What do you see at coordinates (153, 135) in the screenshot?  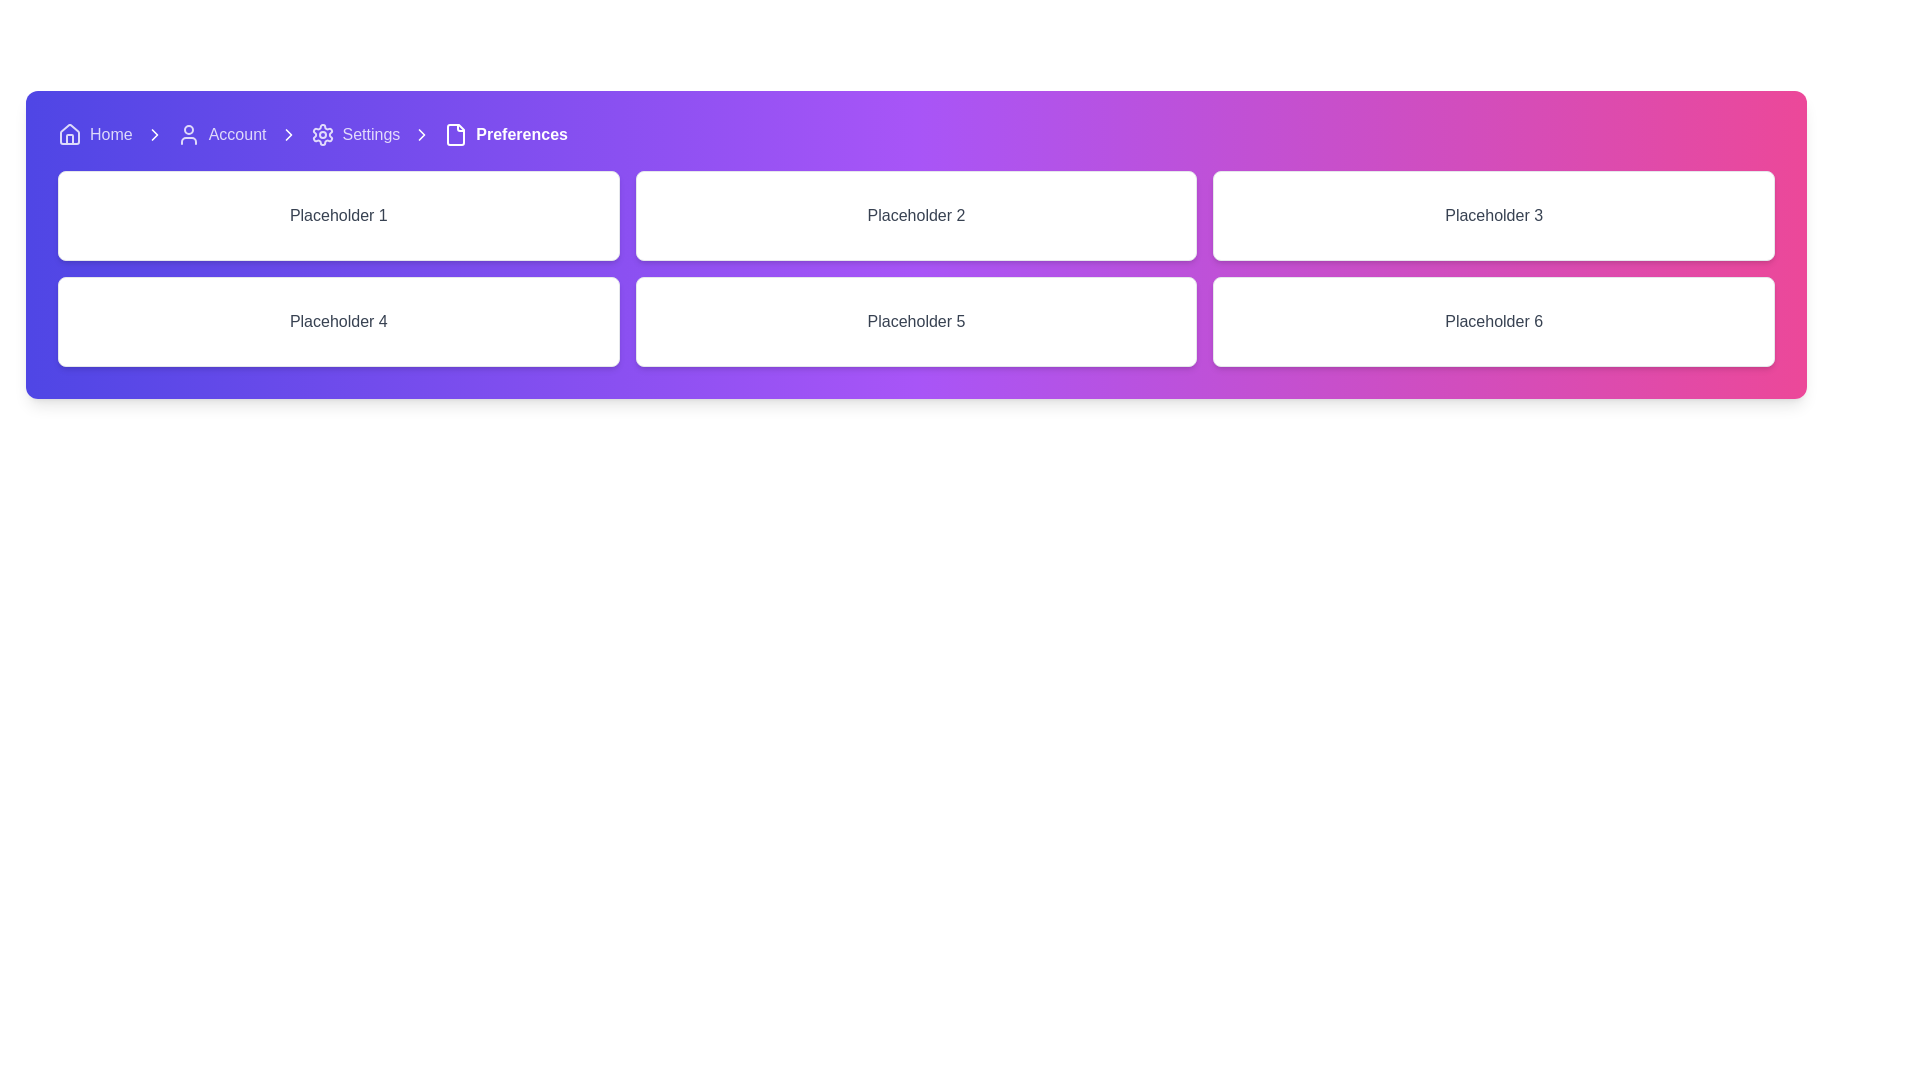 I see `the visual separator icon in the breadcrumb navigation located between the 'Settings' and 'Preferences' labels` at bounding box center [153, 135].